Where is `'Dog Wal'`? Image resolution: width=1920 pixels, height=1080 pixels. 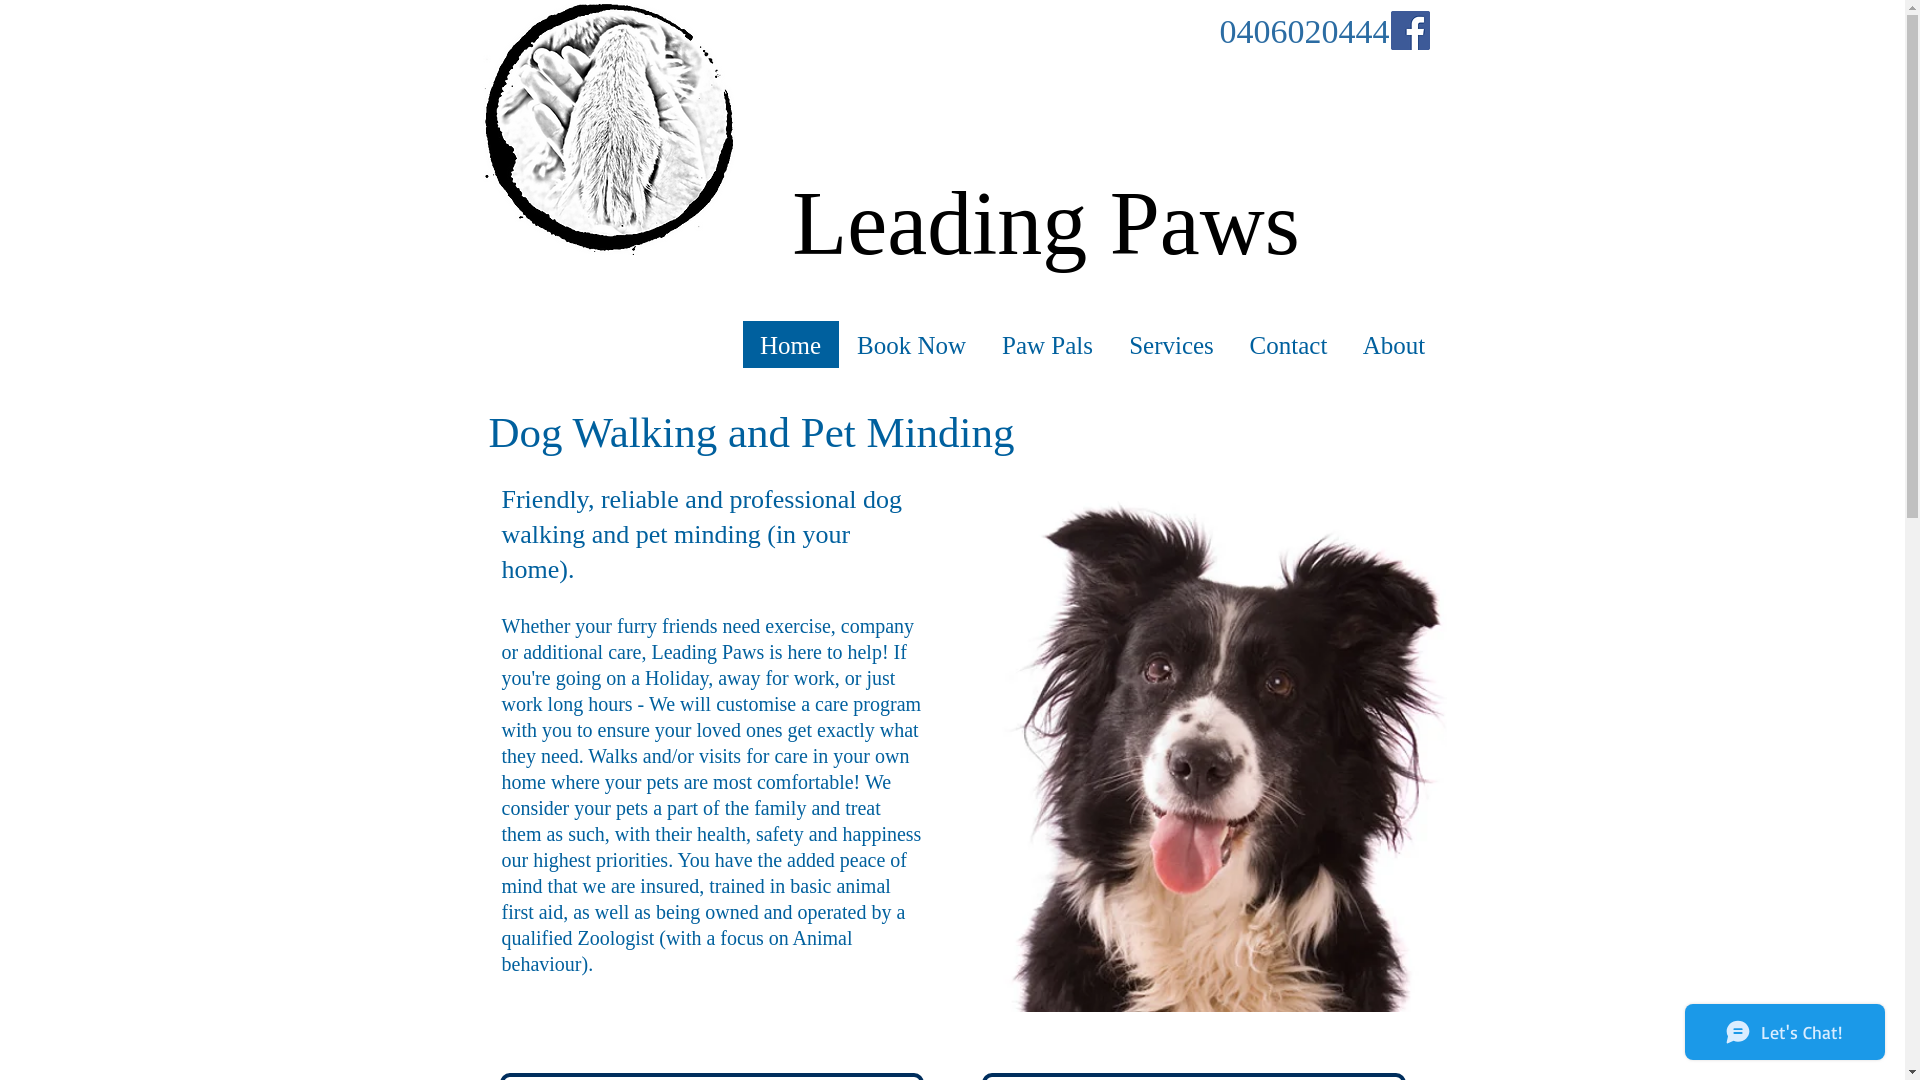 'Dog Wal' is located at coordinates (562, 431).